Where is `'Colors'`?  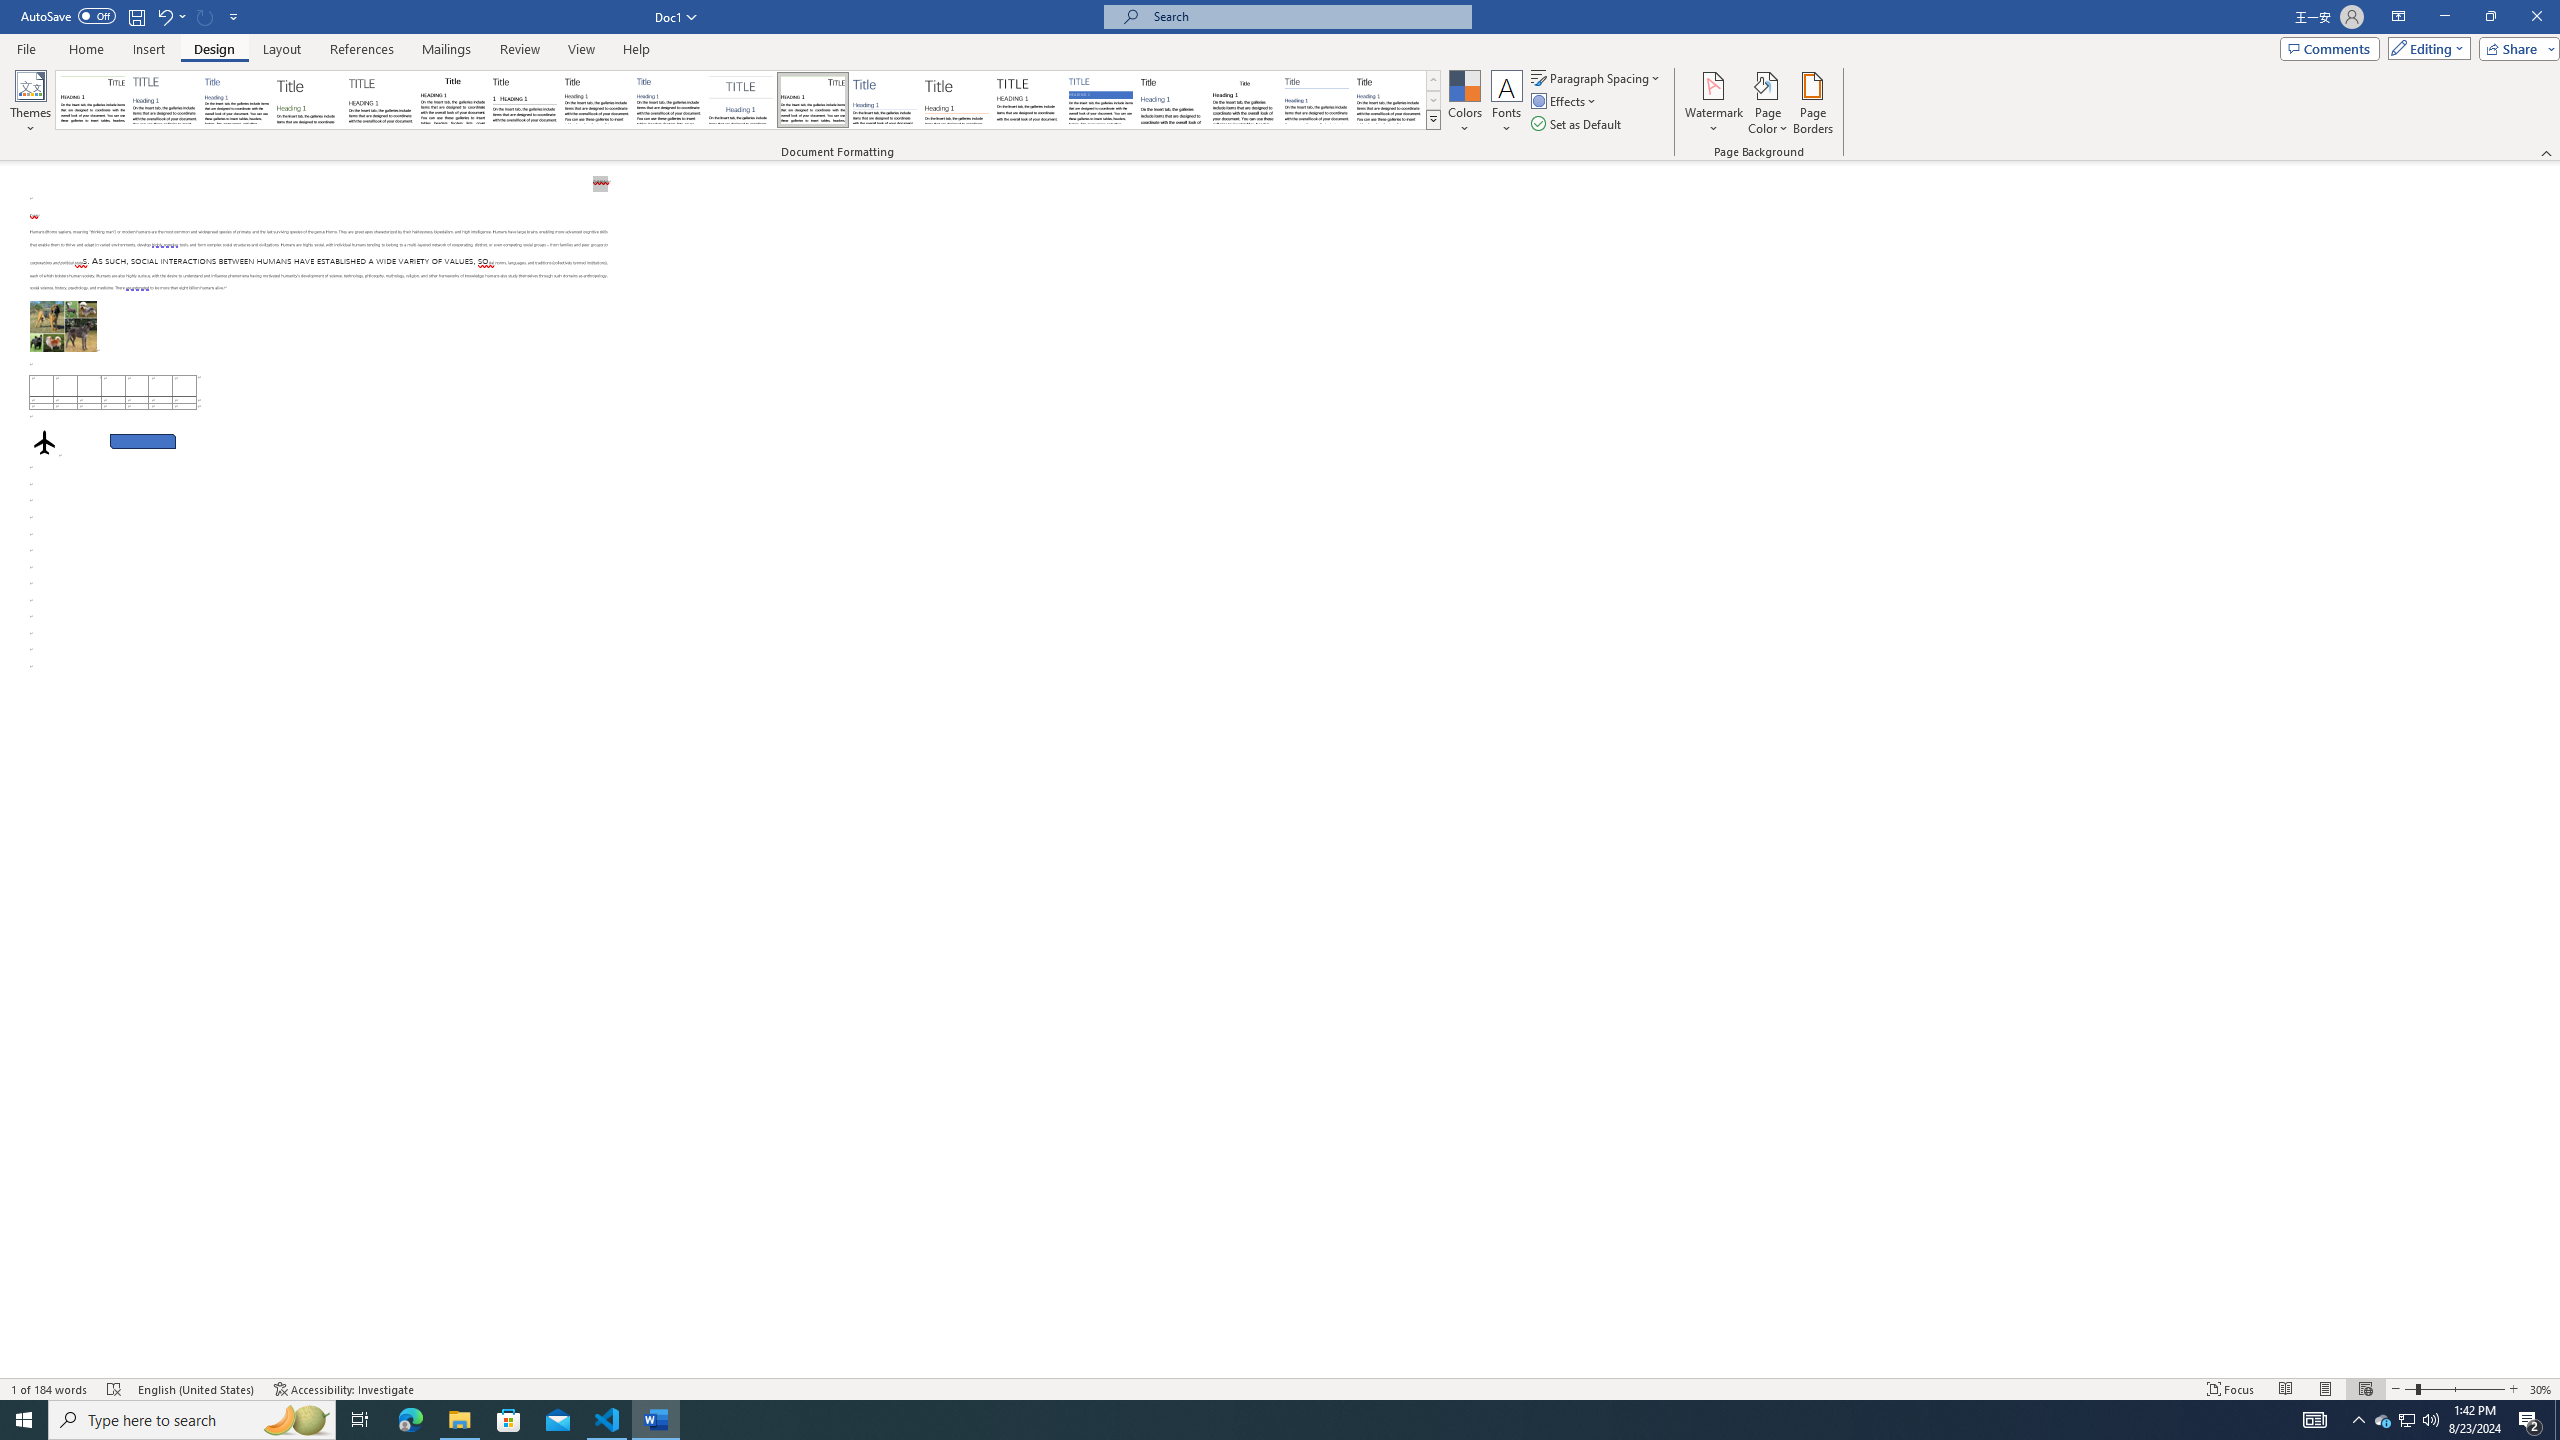
'Colors' is located at coordinates (1463, 103).